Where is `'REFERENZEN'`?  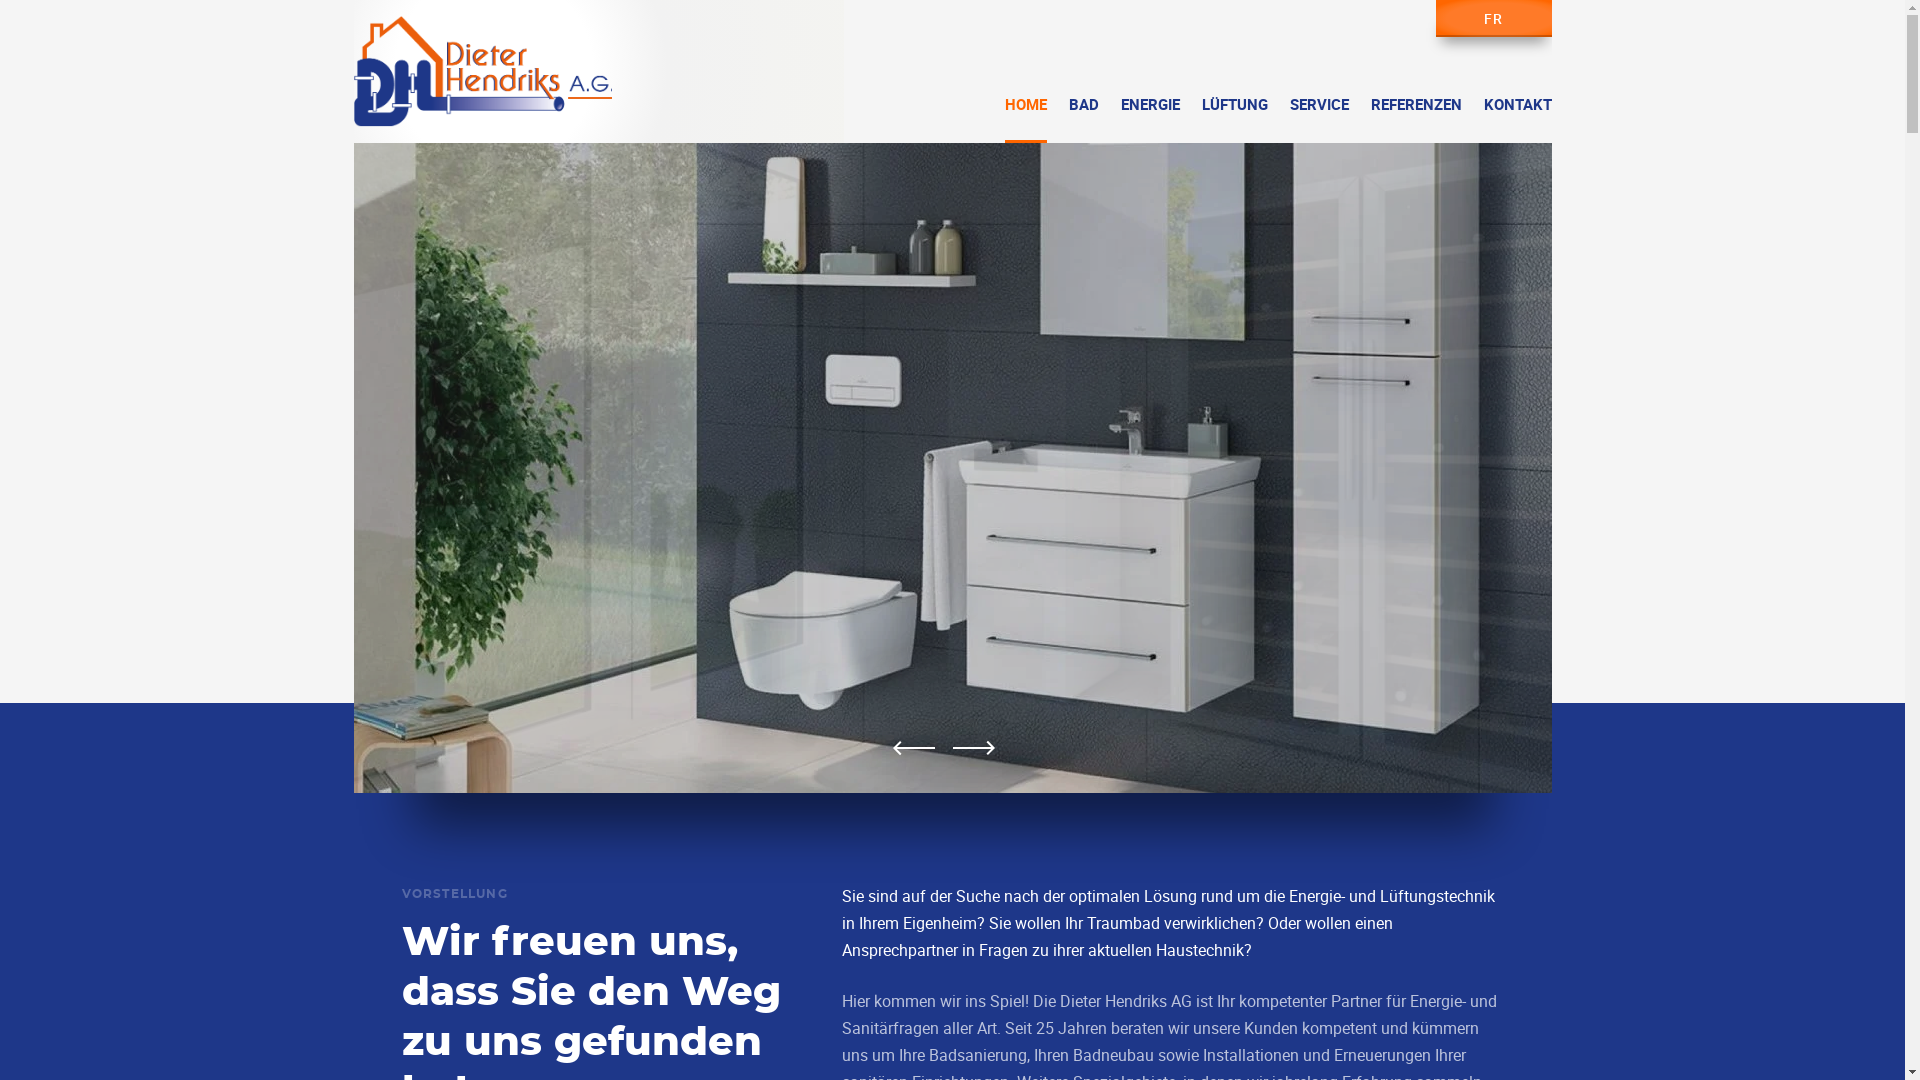
'REFERENZEN' is located at coordinates (1414, 119).